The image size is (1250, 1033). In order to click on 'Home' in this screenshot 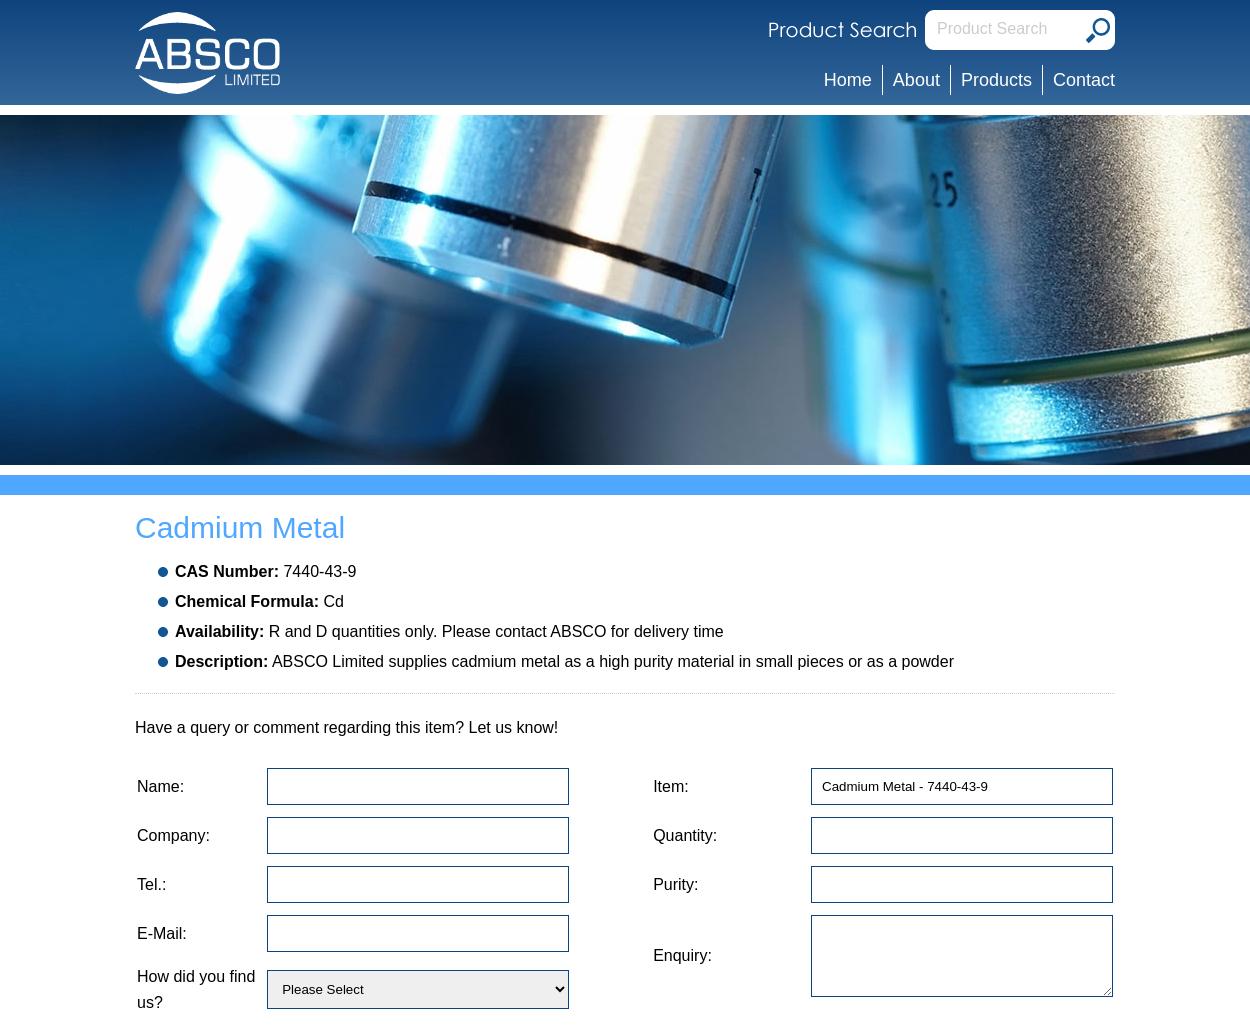, I will do `click(846, 79)`.